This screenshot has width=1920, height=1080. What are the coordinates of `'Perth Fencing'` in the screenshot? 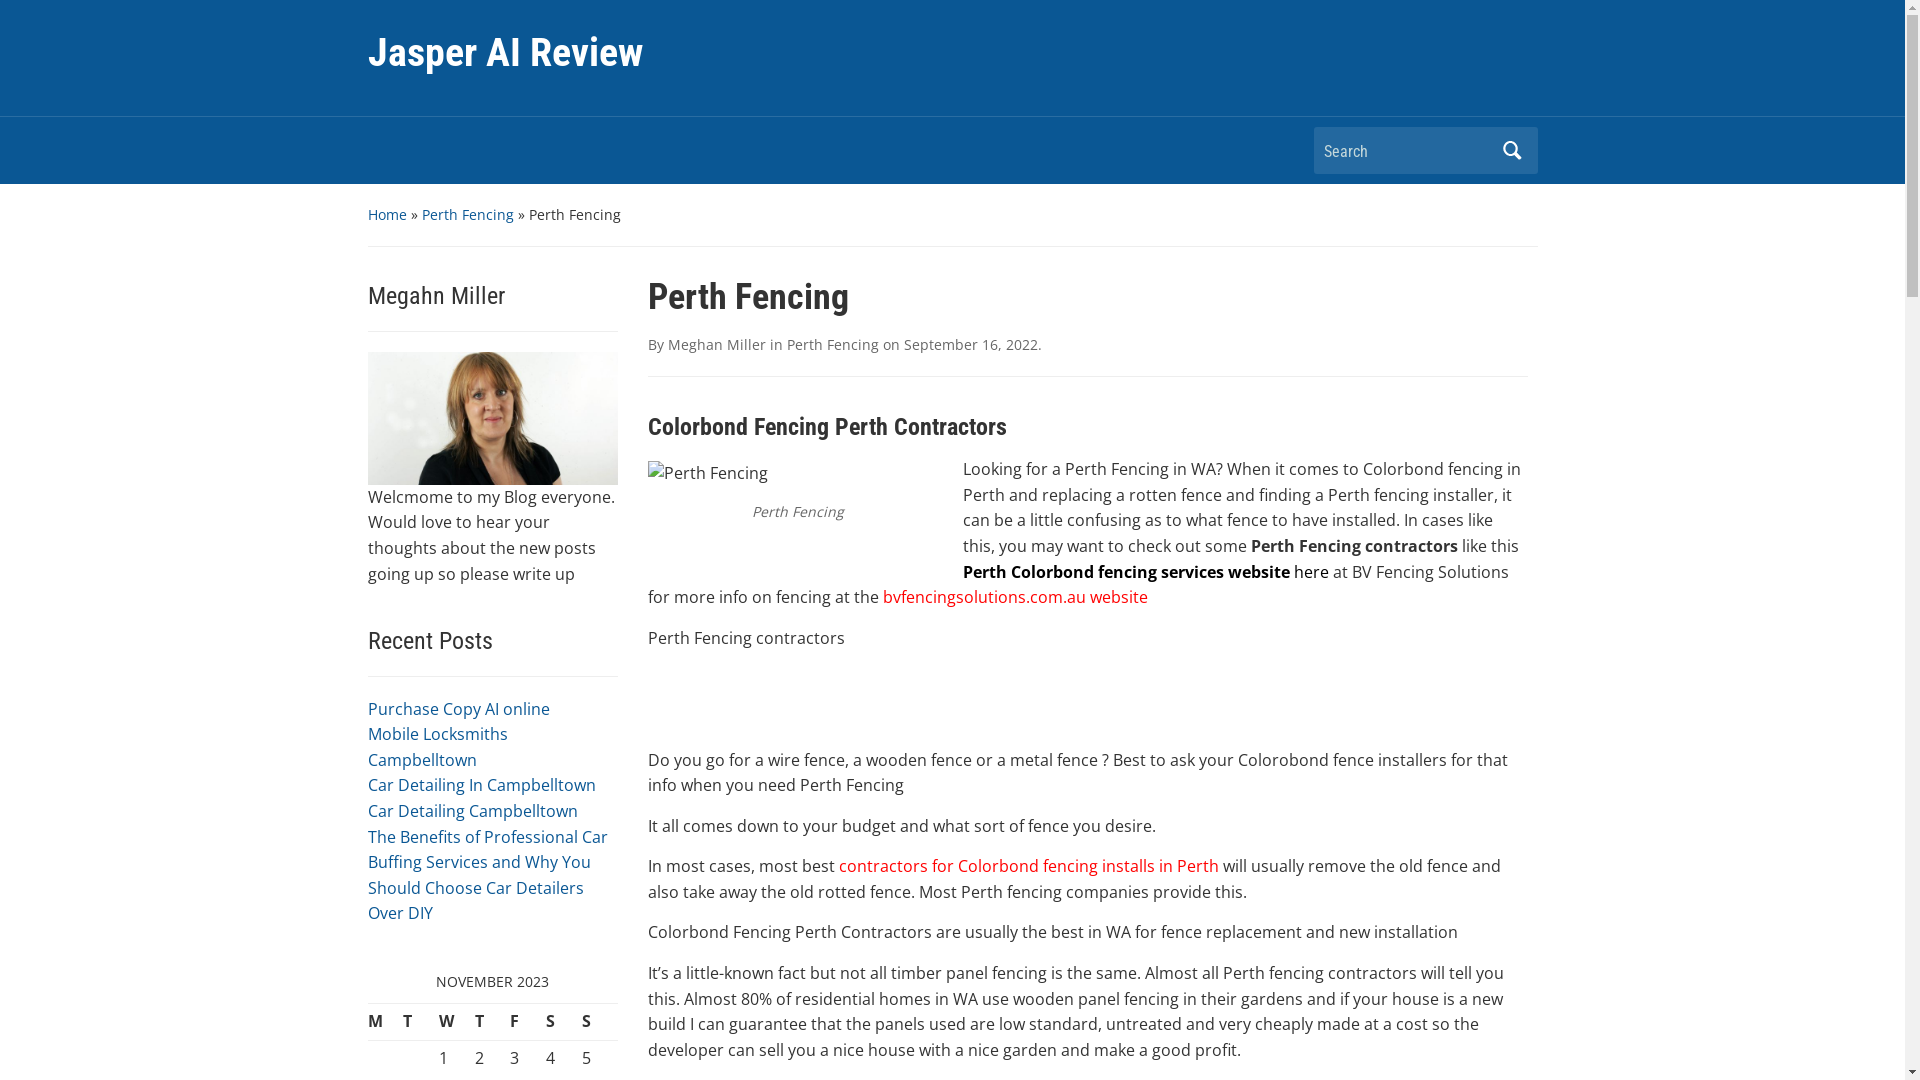 It's located at (831, 343).